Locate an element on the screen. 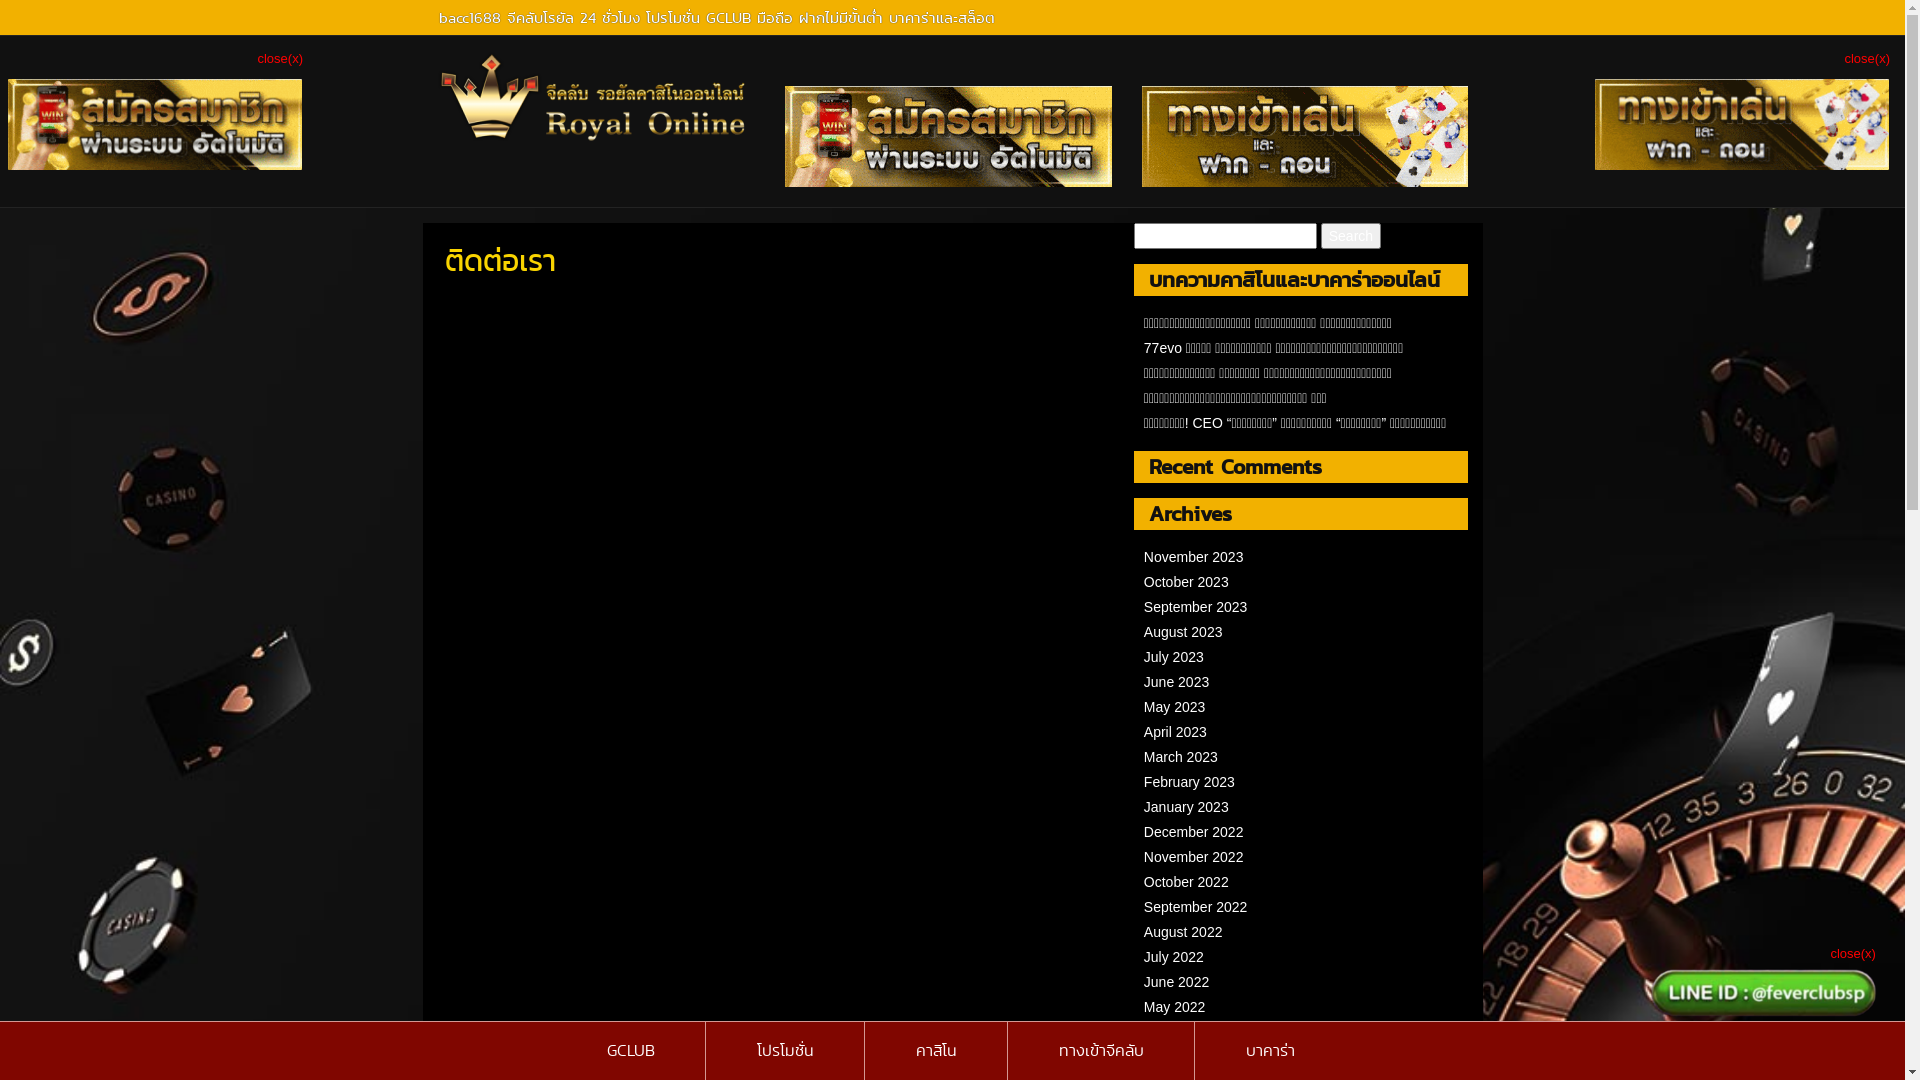  'September 2023' is located at coordinates (1195, 605).